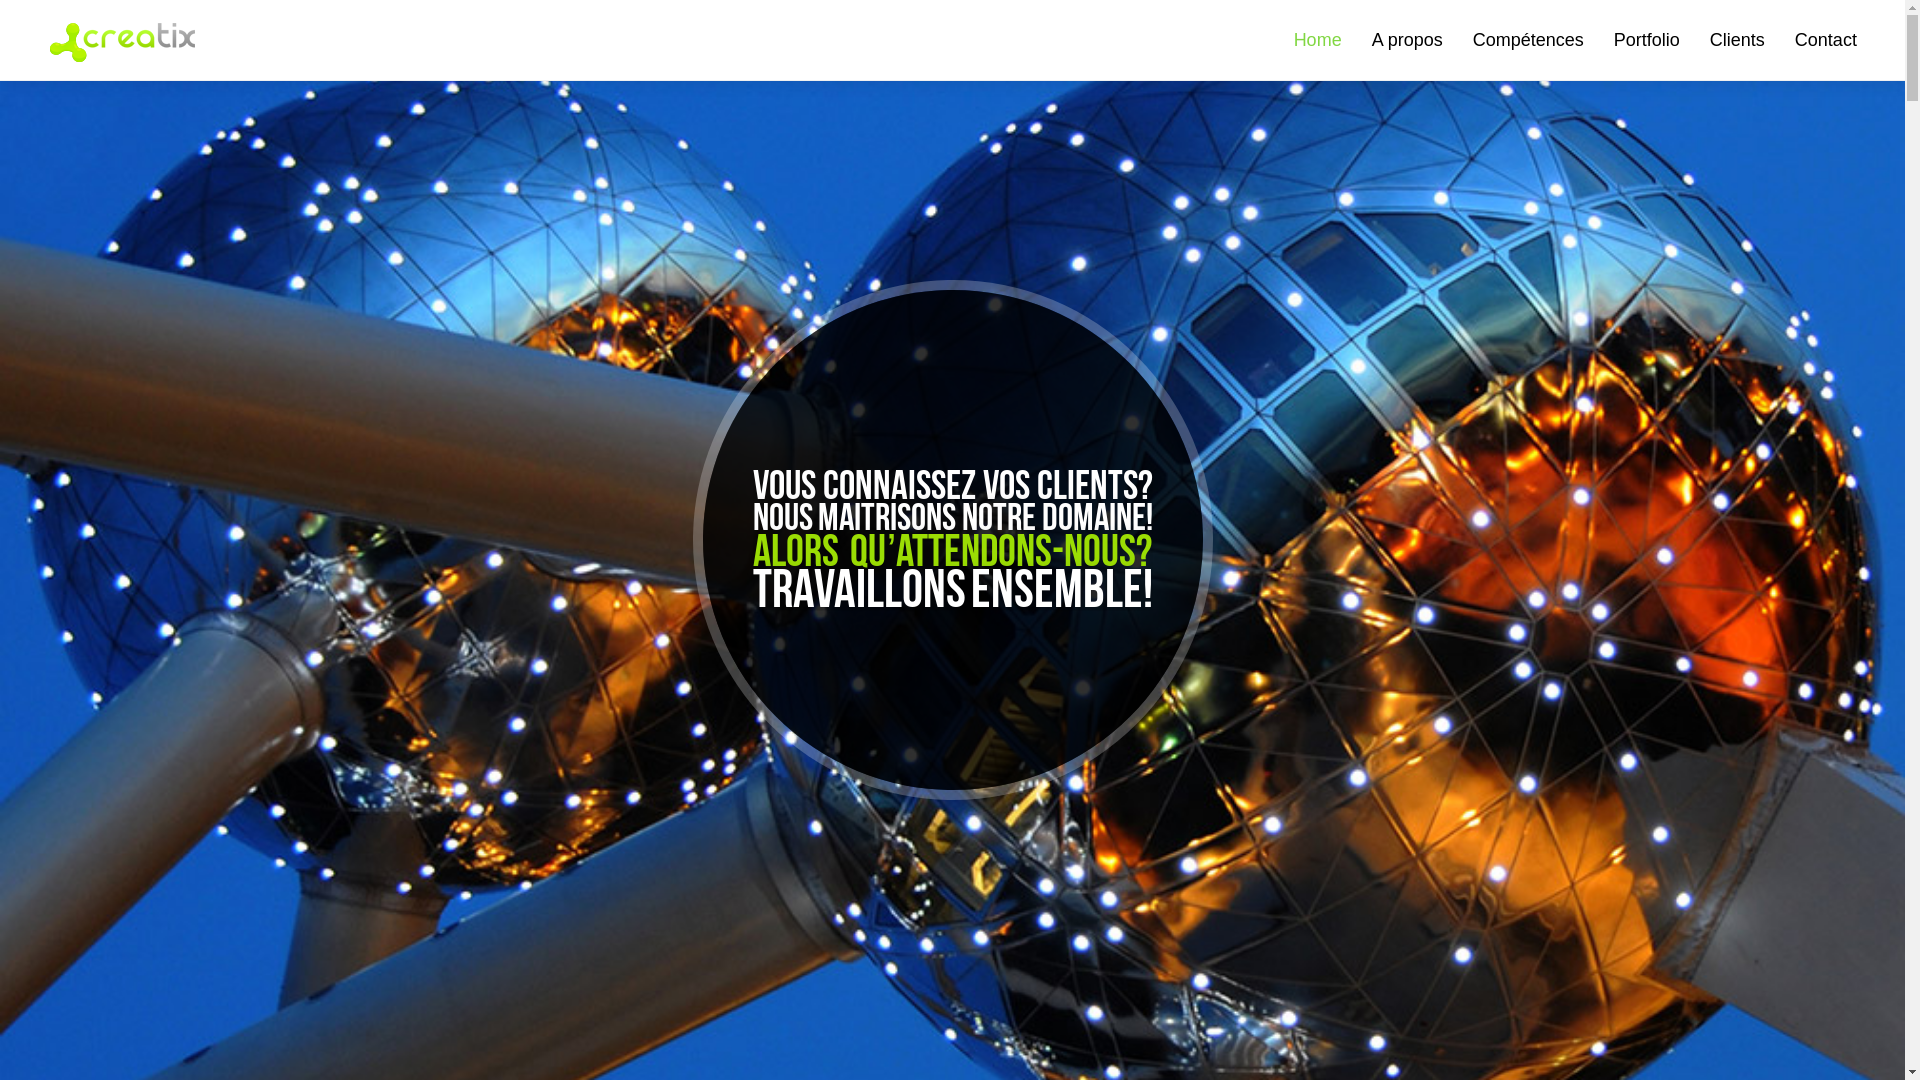  What do you see at coordinates (1318, 39) in the screenshot?
I see `'Home'` at bounding box center [1318, 39].